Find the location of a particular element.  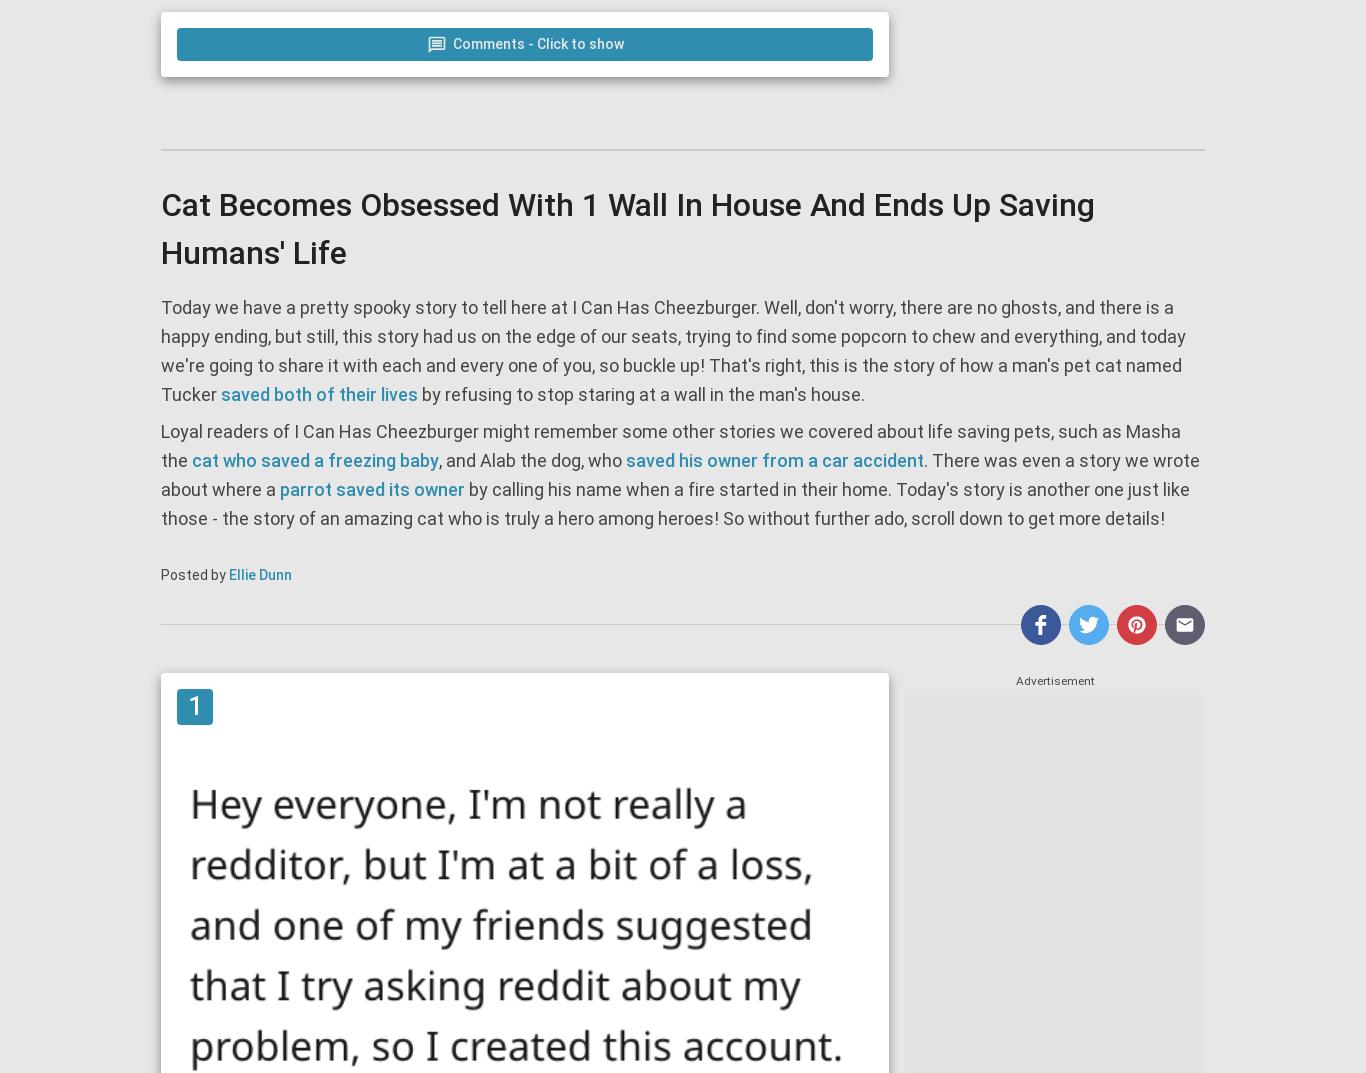

'- Click to show' is located at coordinates (572, 42).